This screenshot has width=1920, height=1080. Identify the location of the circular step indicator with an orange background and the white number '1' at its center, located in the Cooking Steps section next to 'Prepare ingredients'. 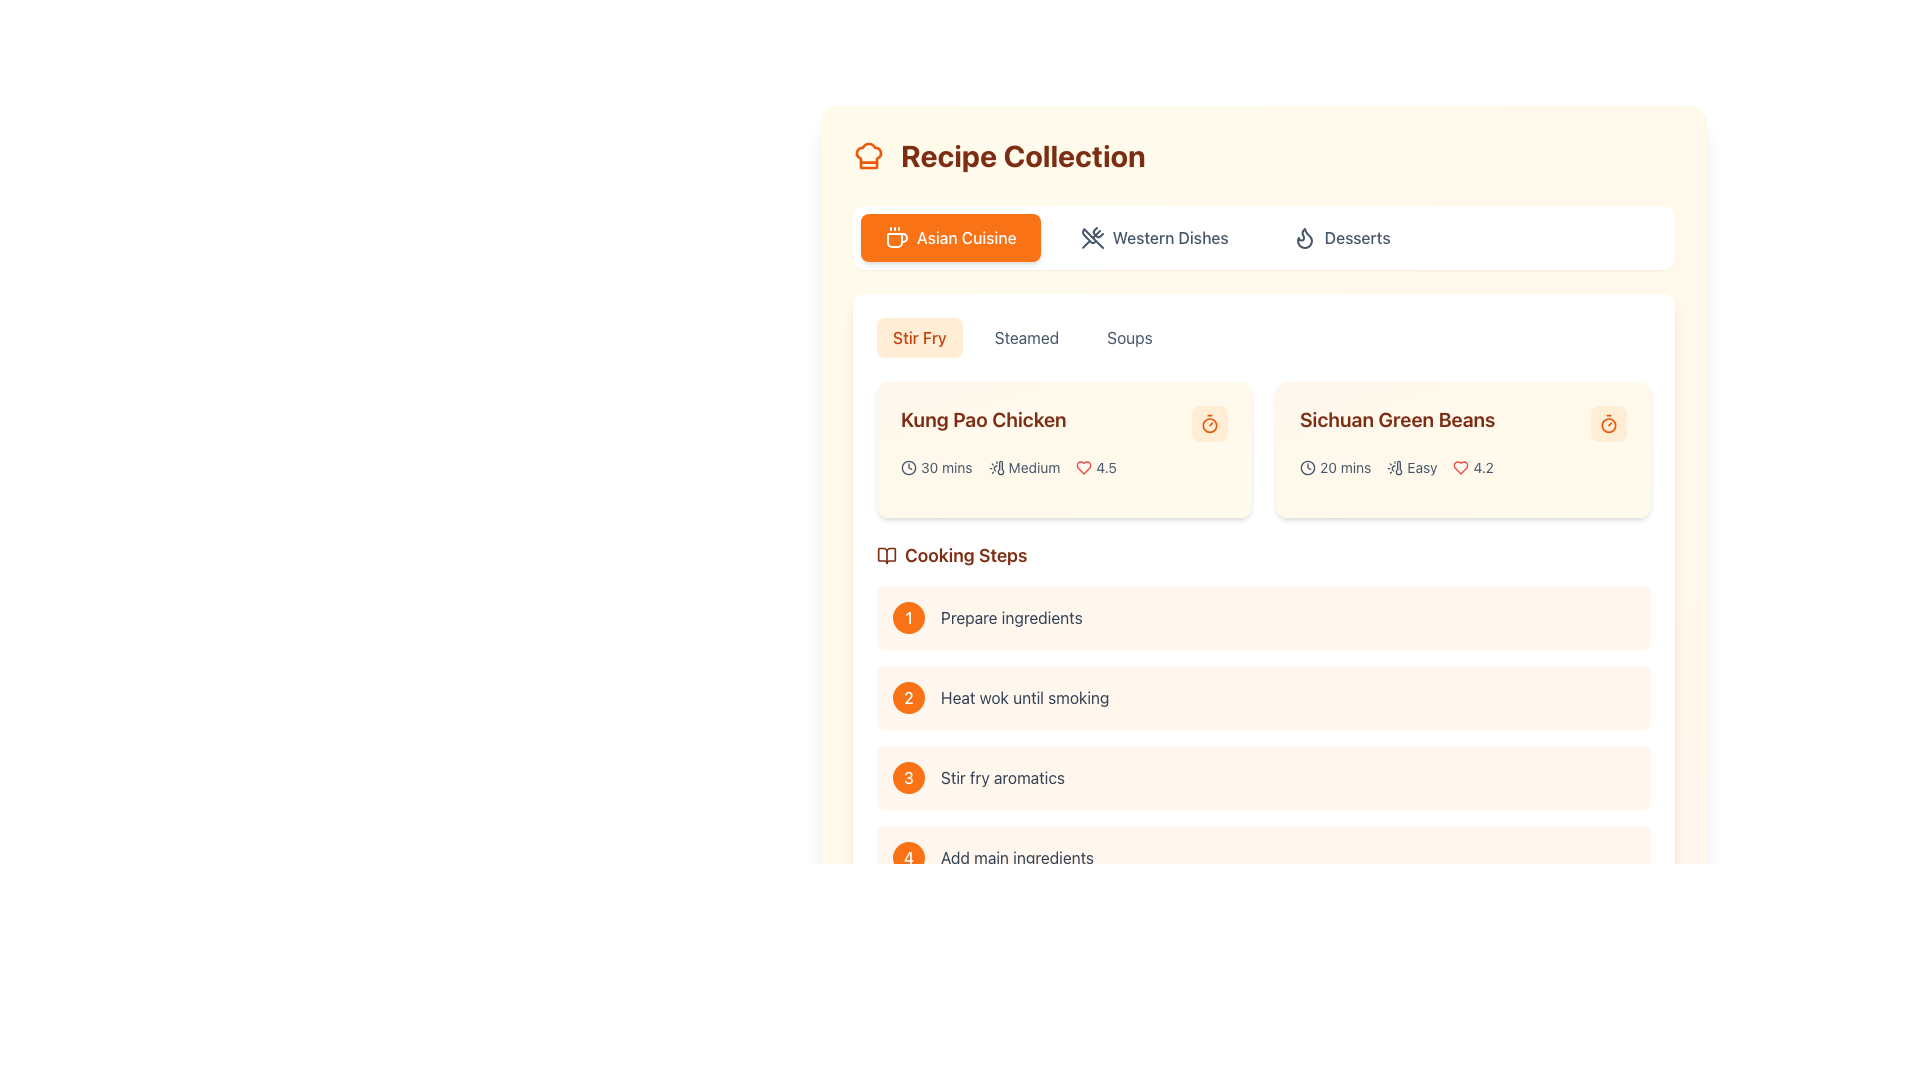
(907, 616).